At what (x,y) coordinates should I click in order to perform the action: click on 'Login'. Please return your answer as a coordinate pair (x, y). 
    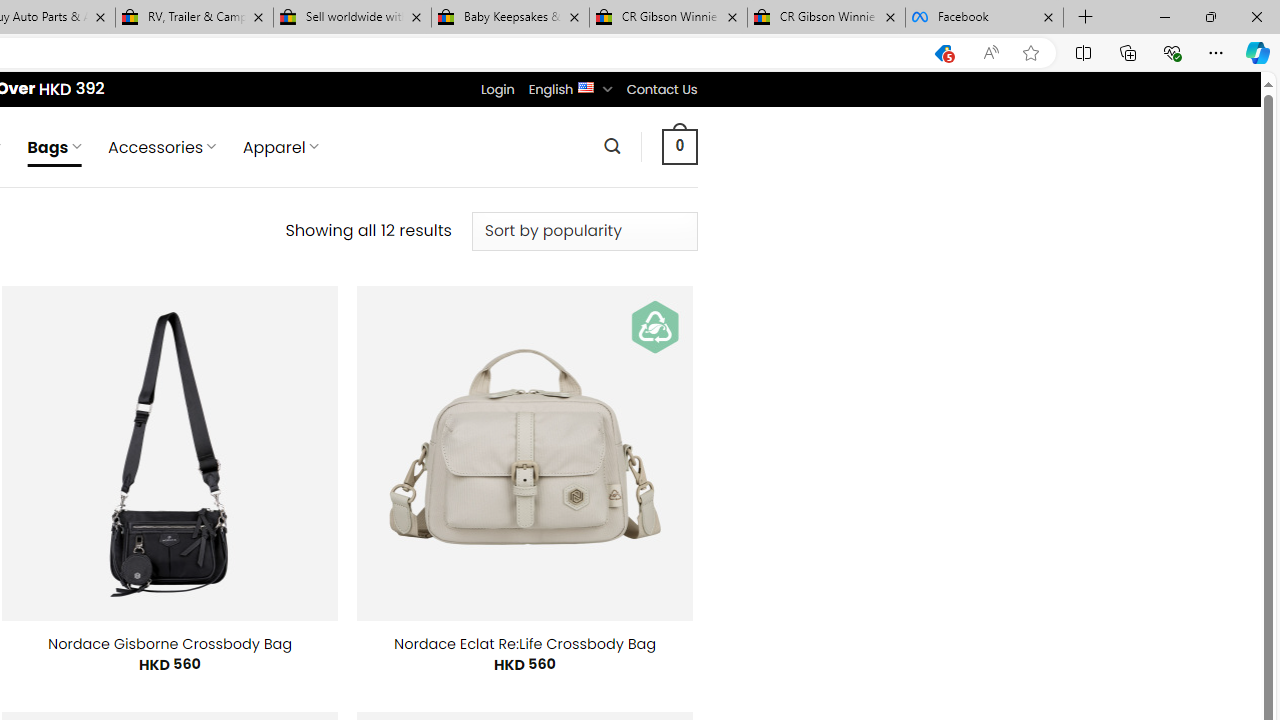
    Looking at the image, I should click on (497, 88).